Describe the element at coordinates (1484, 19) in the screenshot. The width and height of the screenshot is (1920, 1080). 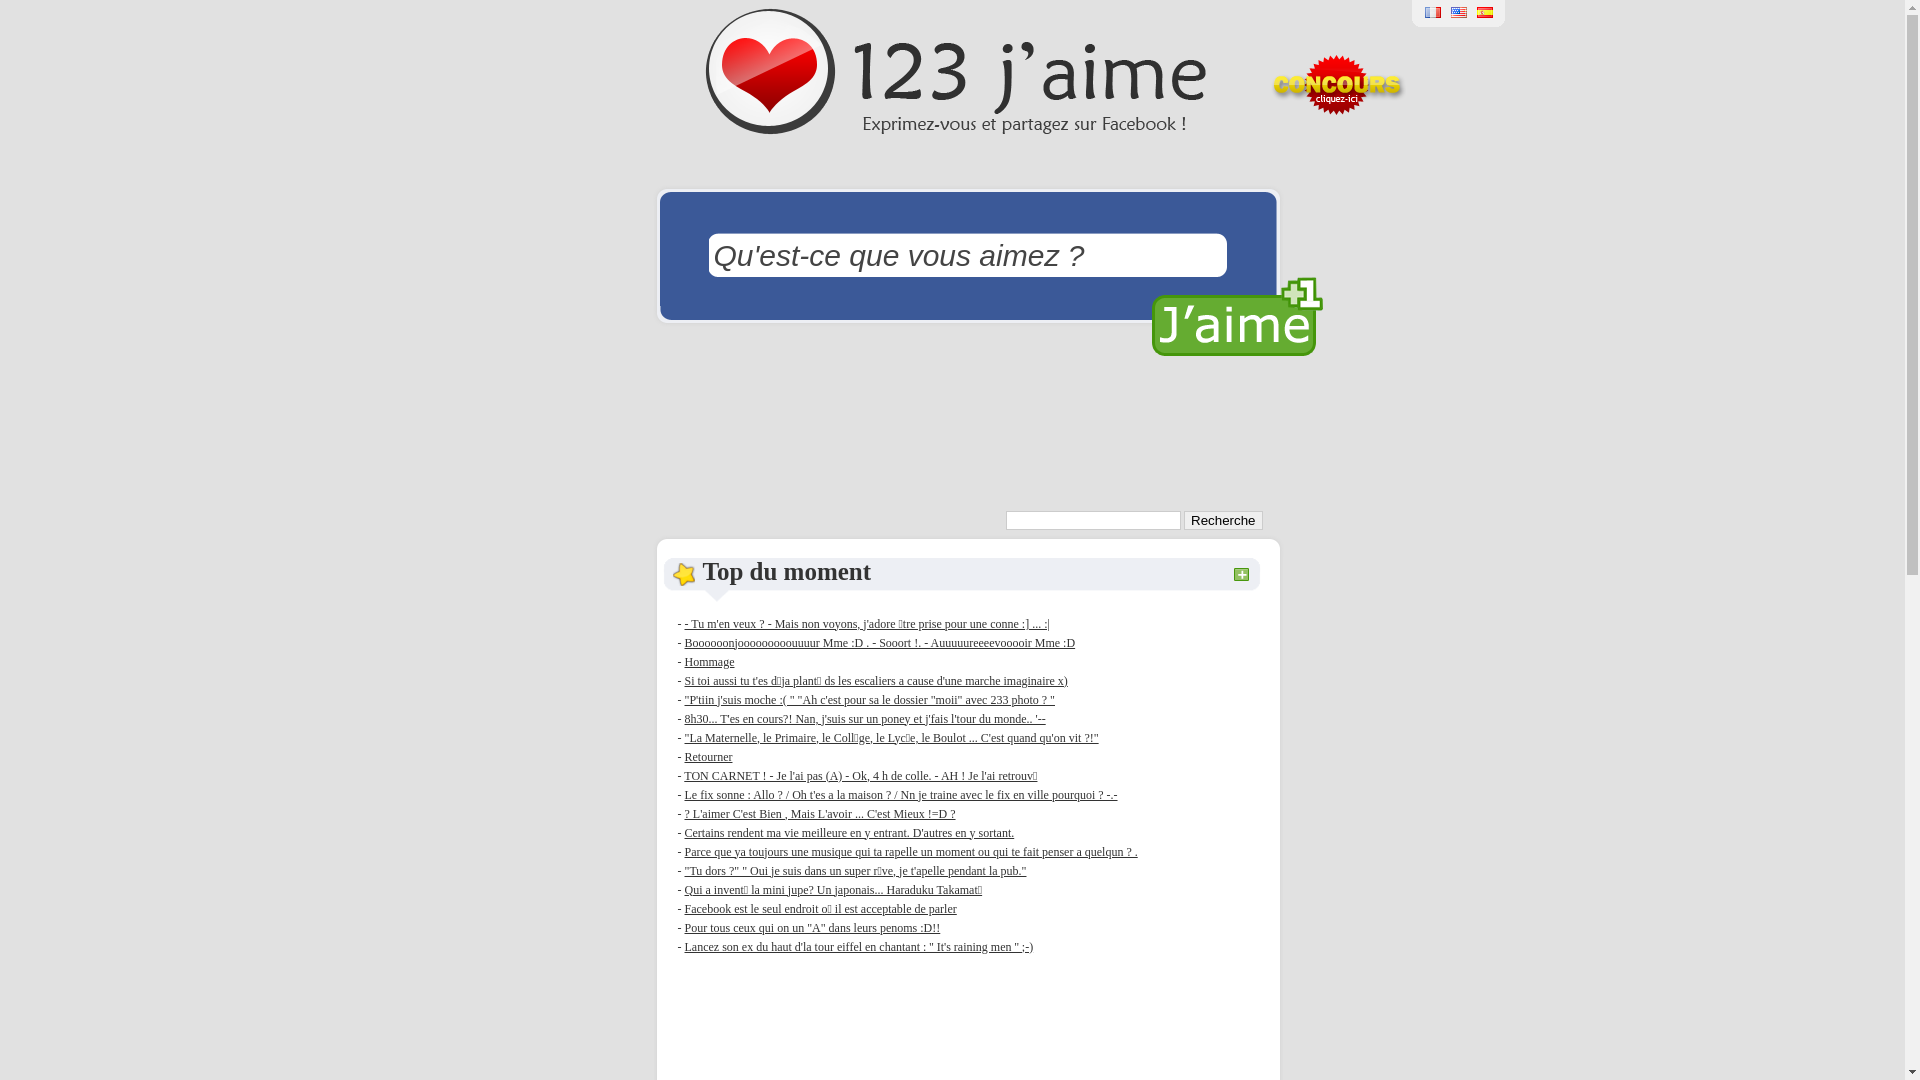
I see `'123 Gusta'` at that location.